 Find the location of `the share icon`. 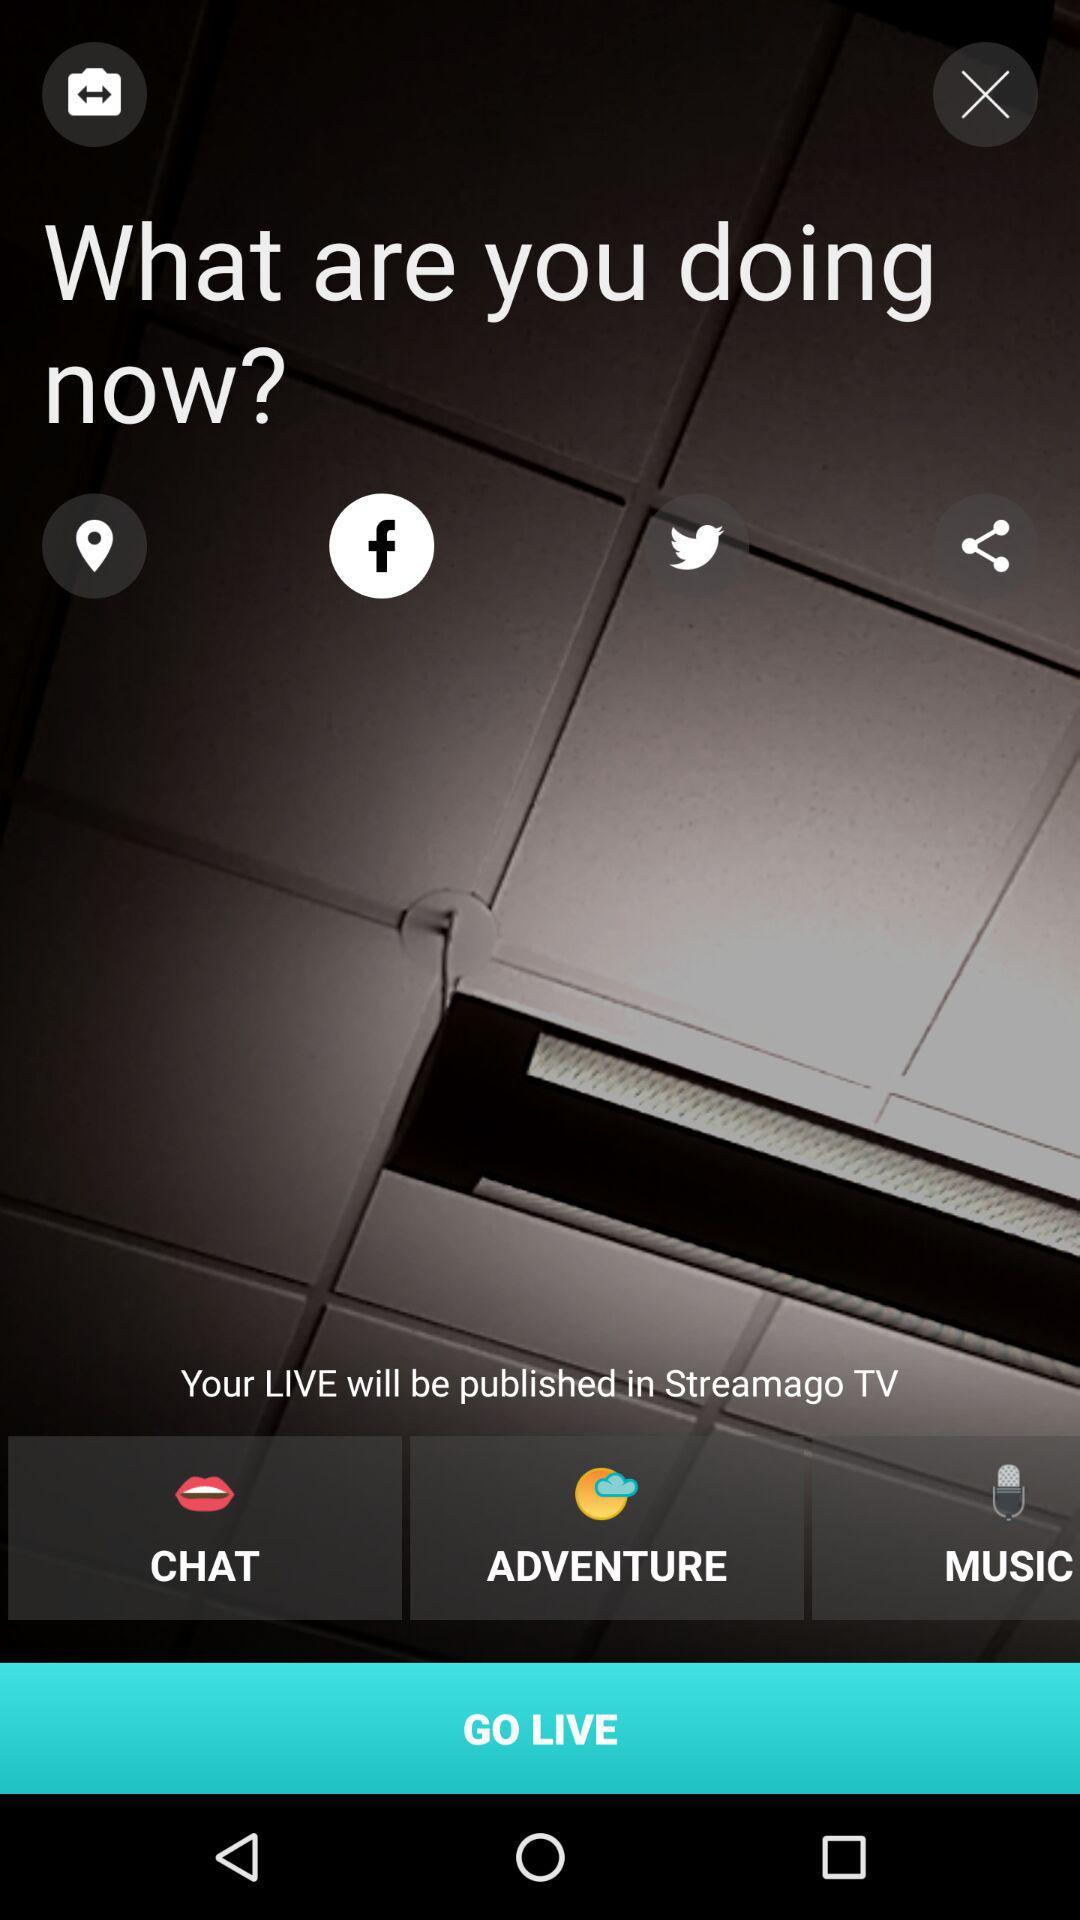

the share icon is located at coordinates (984, 546).